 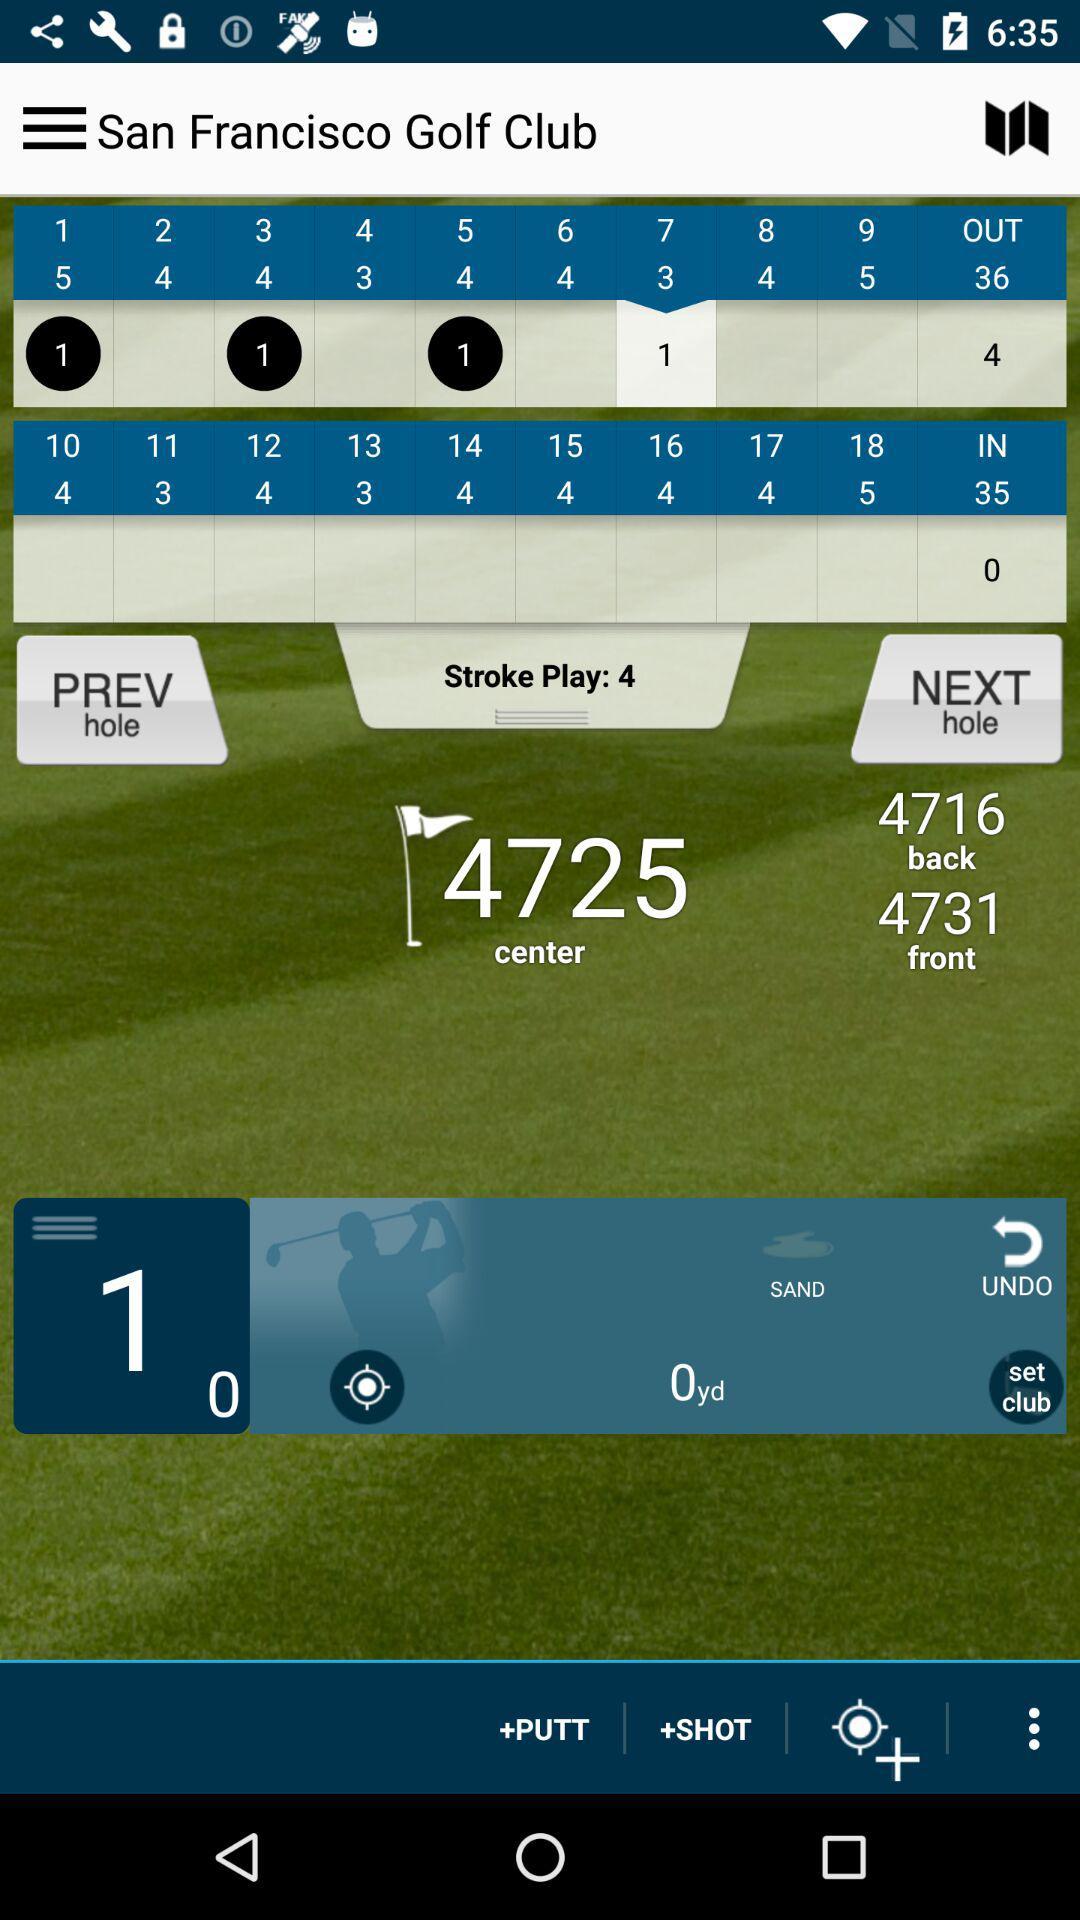 What do you see at coordinates (138, 697) in the screenshot?
I see `golf game reviver` at bounding box center [138, 697].